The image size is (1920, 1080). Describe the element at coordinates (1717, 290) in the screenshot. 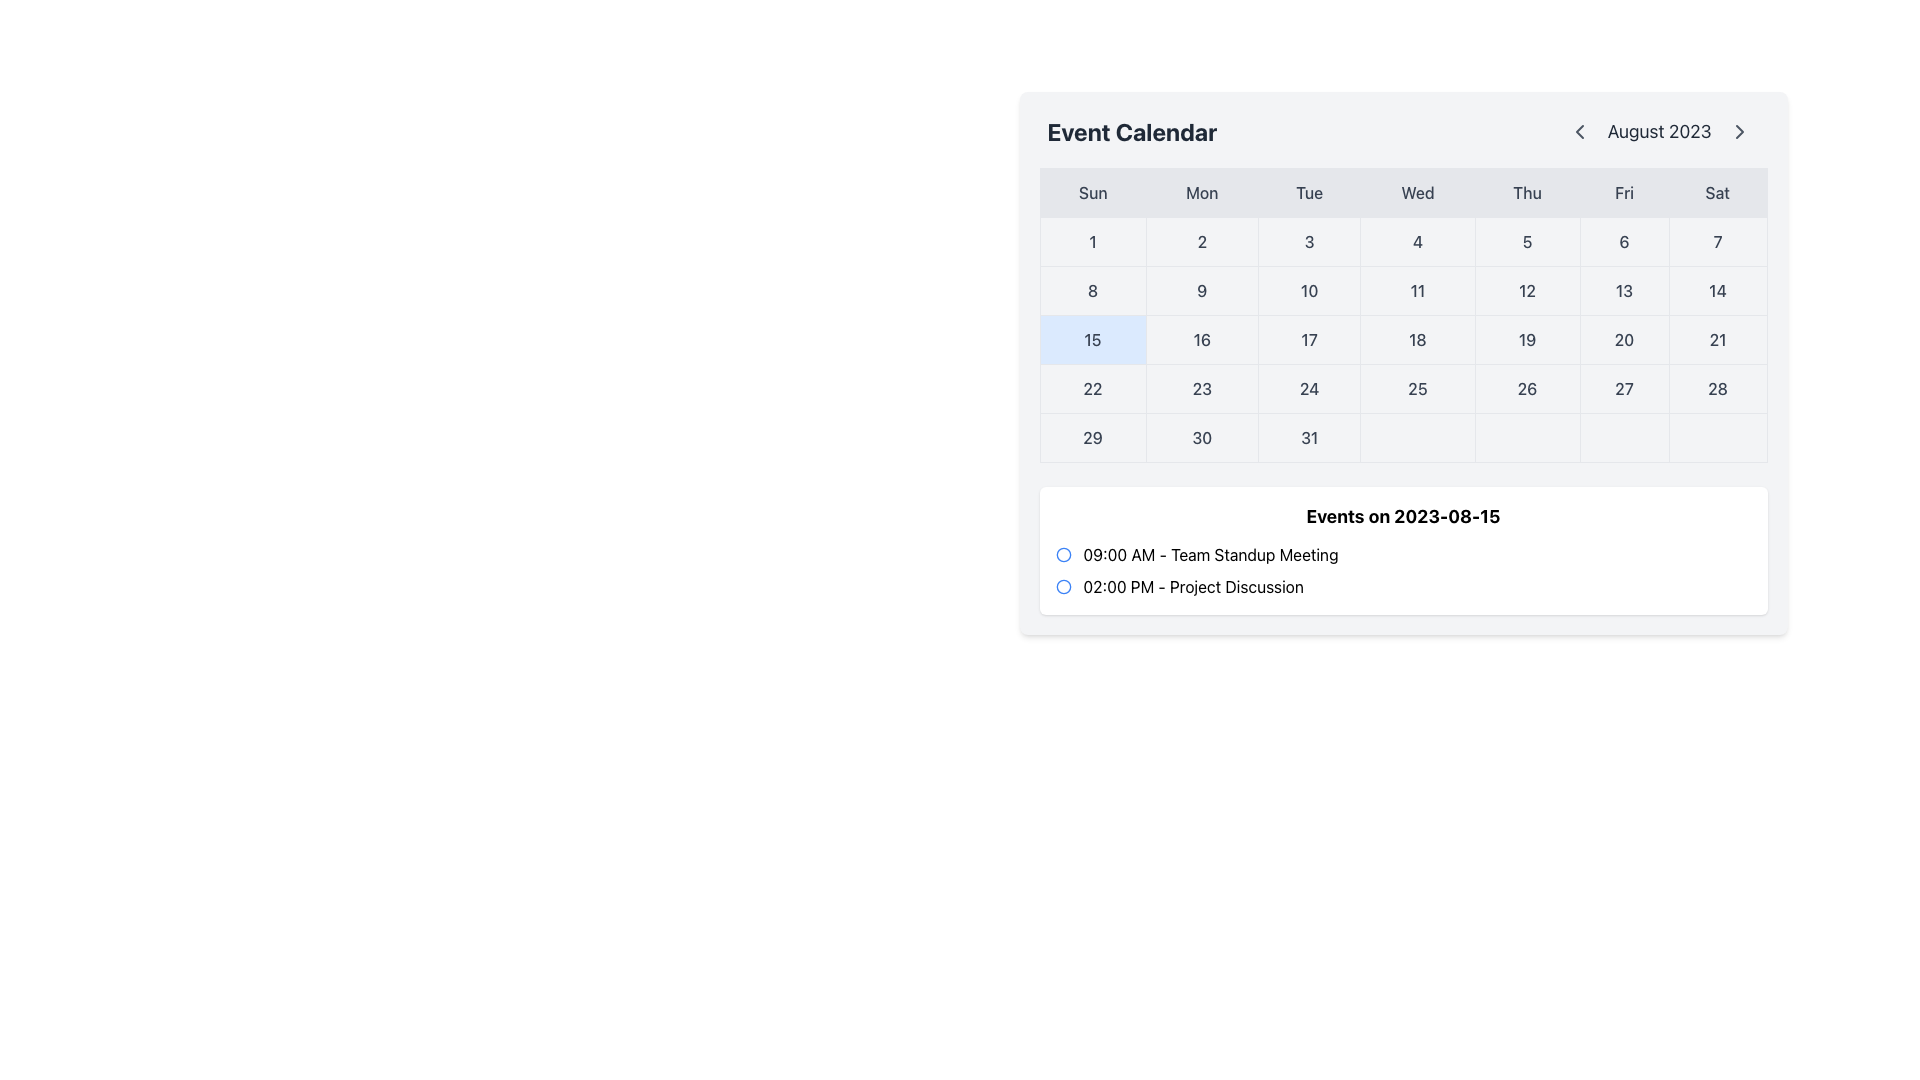

I see `the Calendar Day Cell displaying the number '14'` at that location.